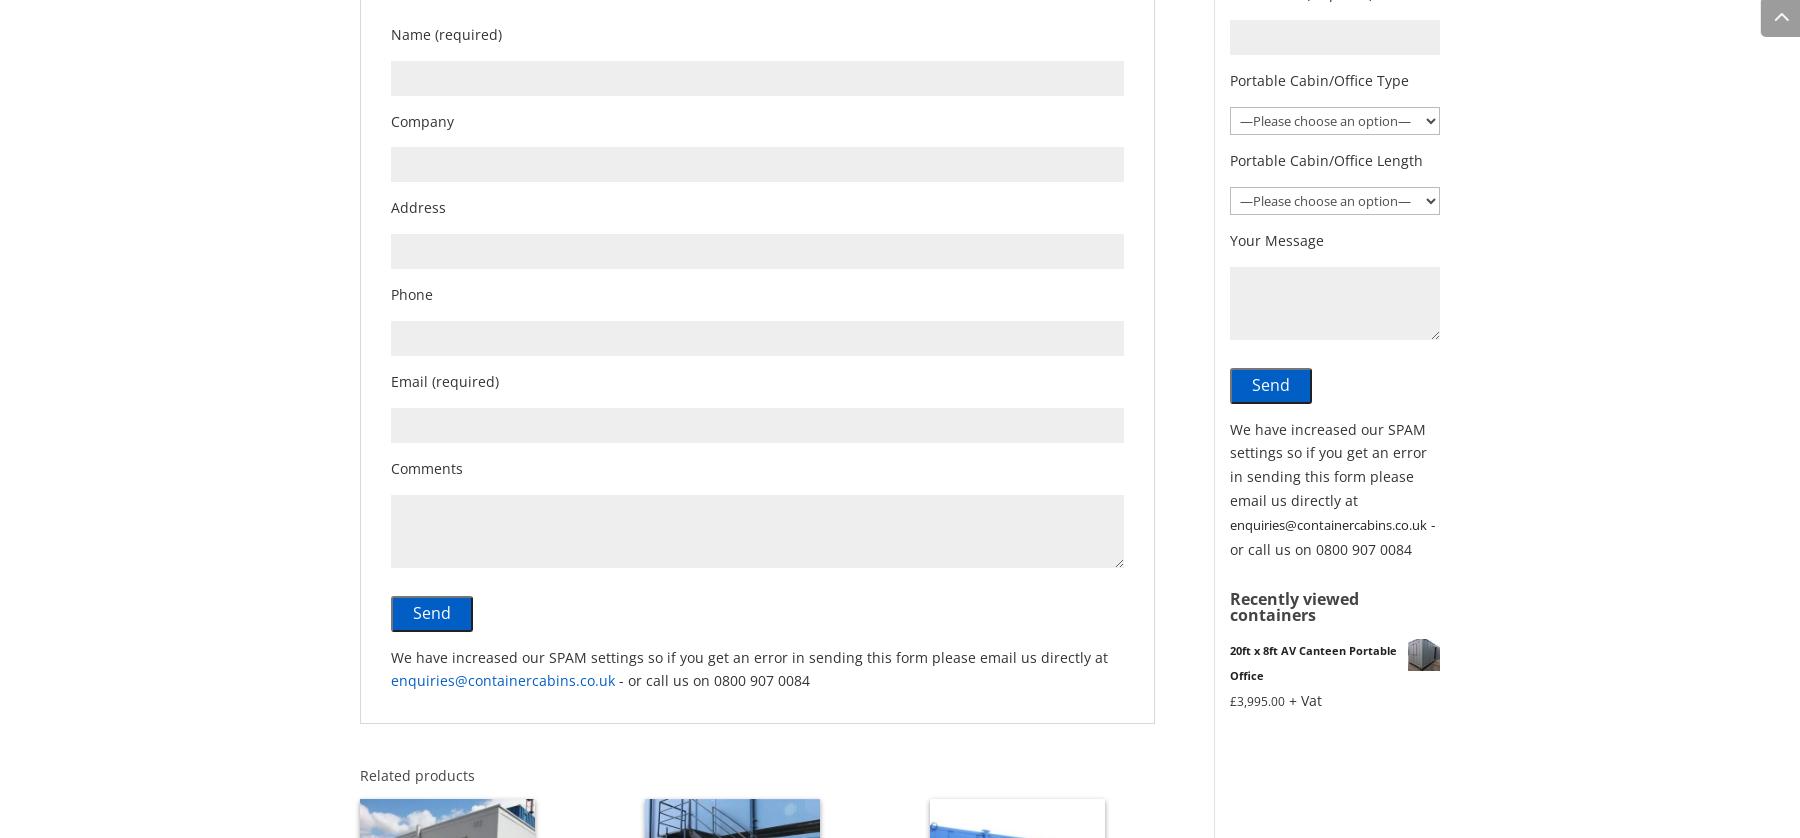  What do you see at coordinates (1228, 80) in the screenshot?
I see `'Portable Cabin/Office Type'` at bounding box center [1228, 80].